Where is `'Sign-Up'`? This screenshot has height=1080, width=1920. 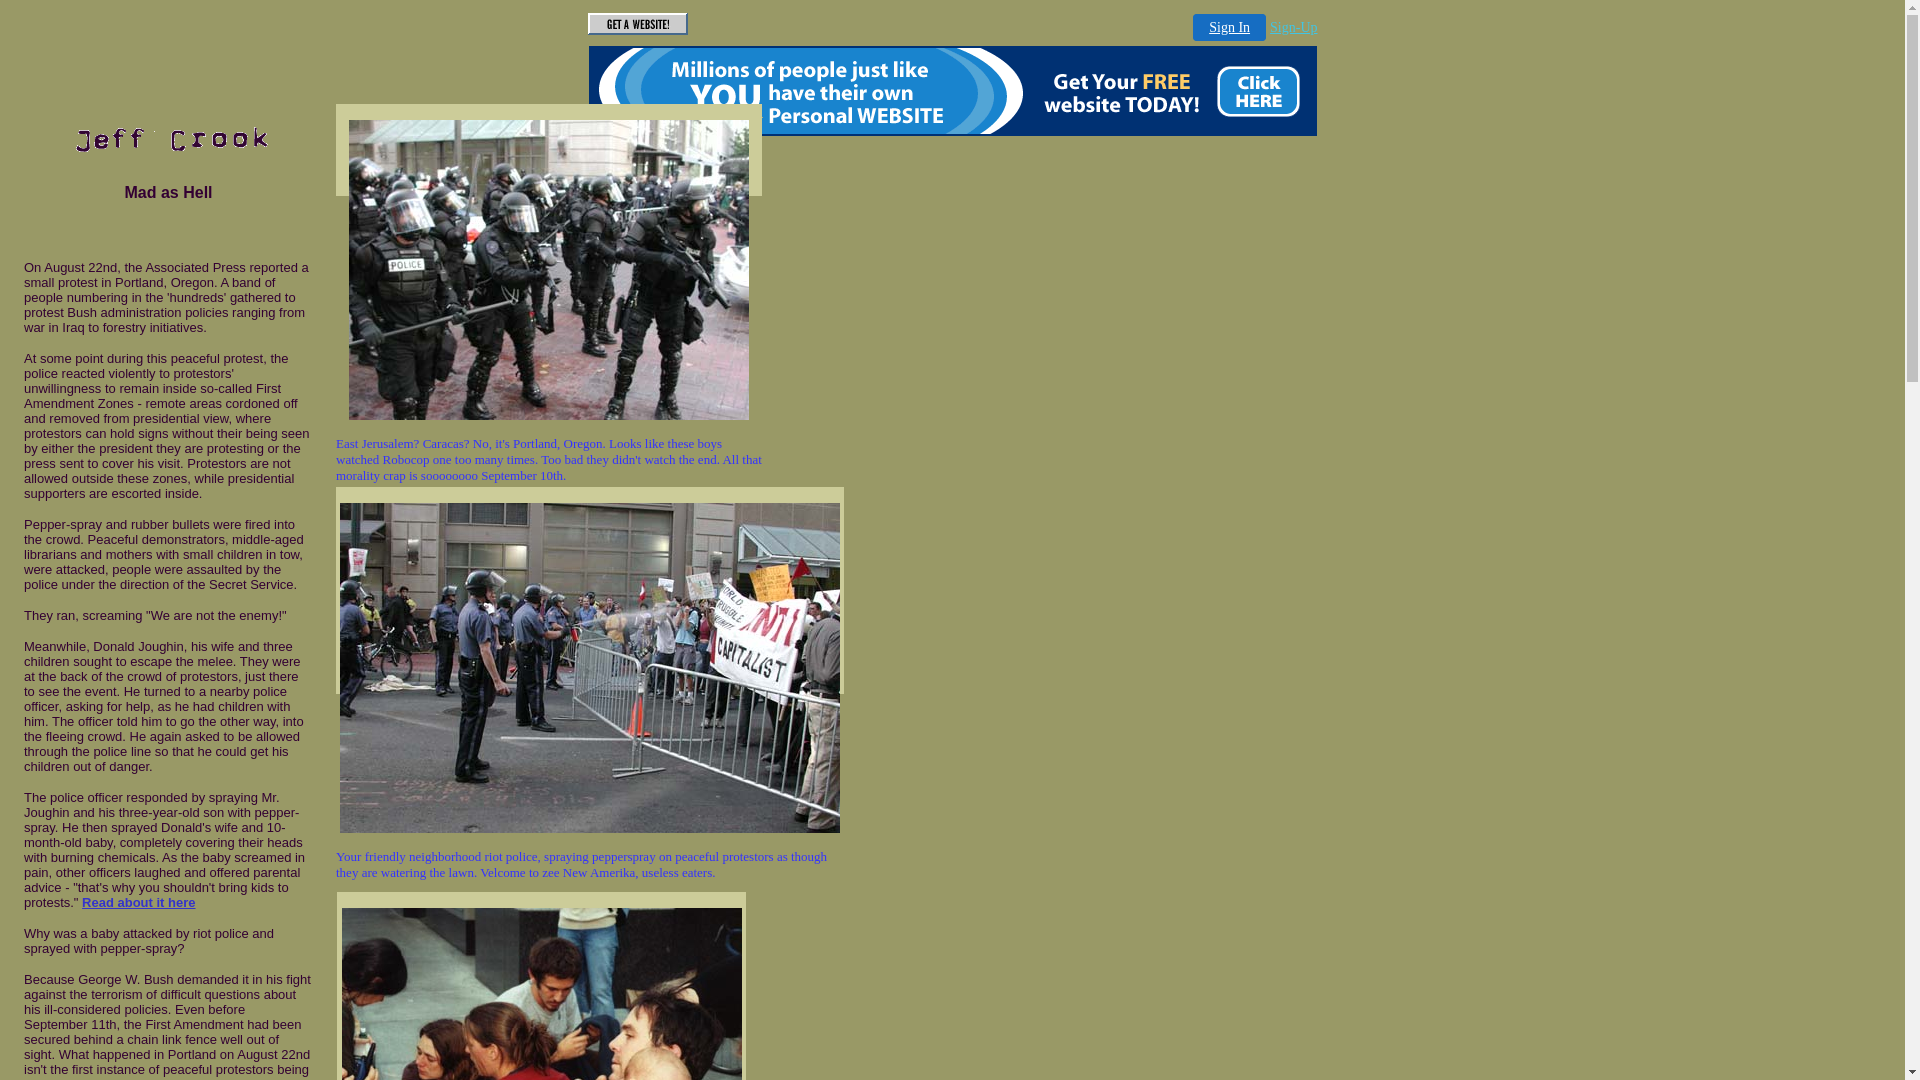
'Sign-Up' is located at coordinates (1293, 27).